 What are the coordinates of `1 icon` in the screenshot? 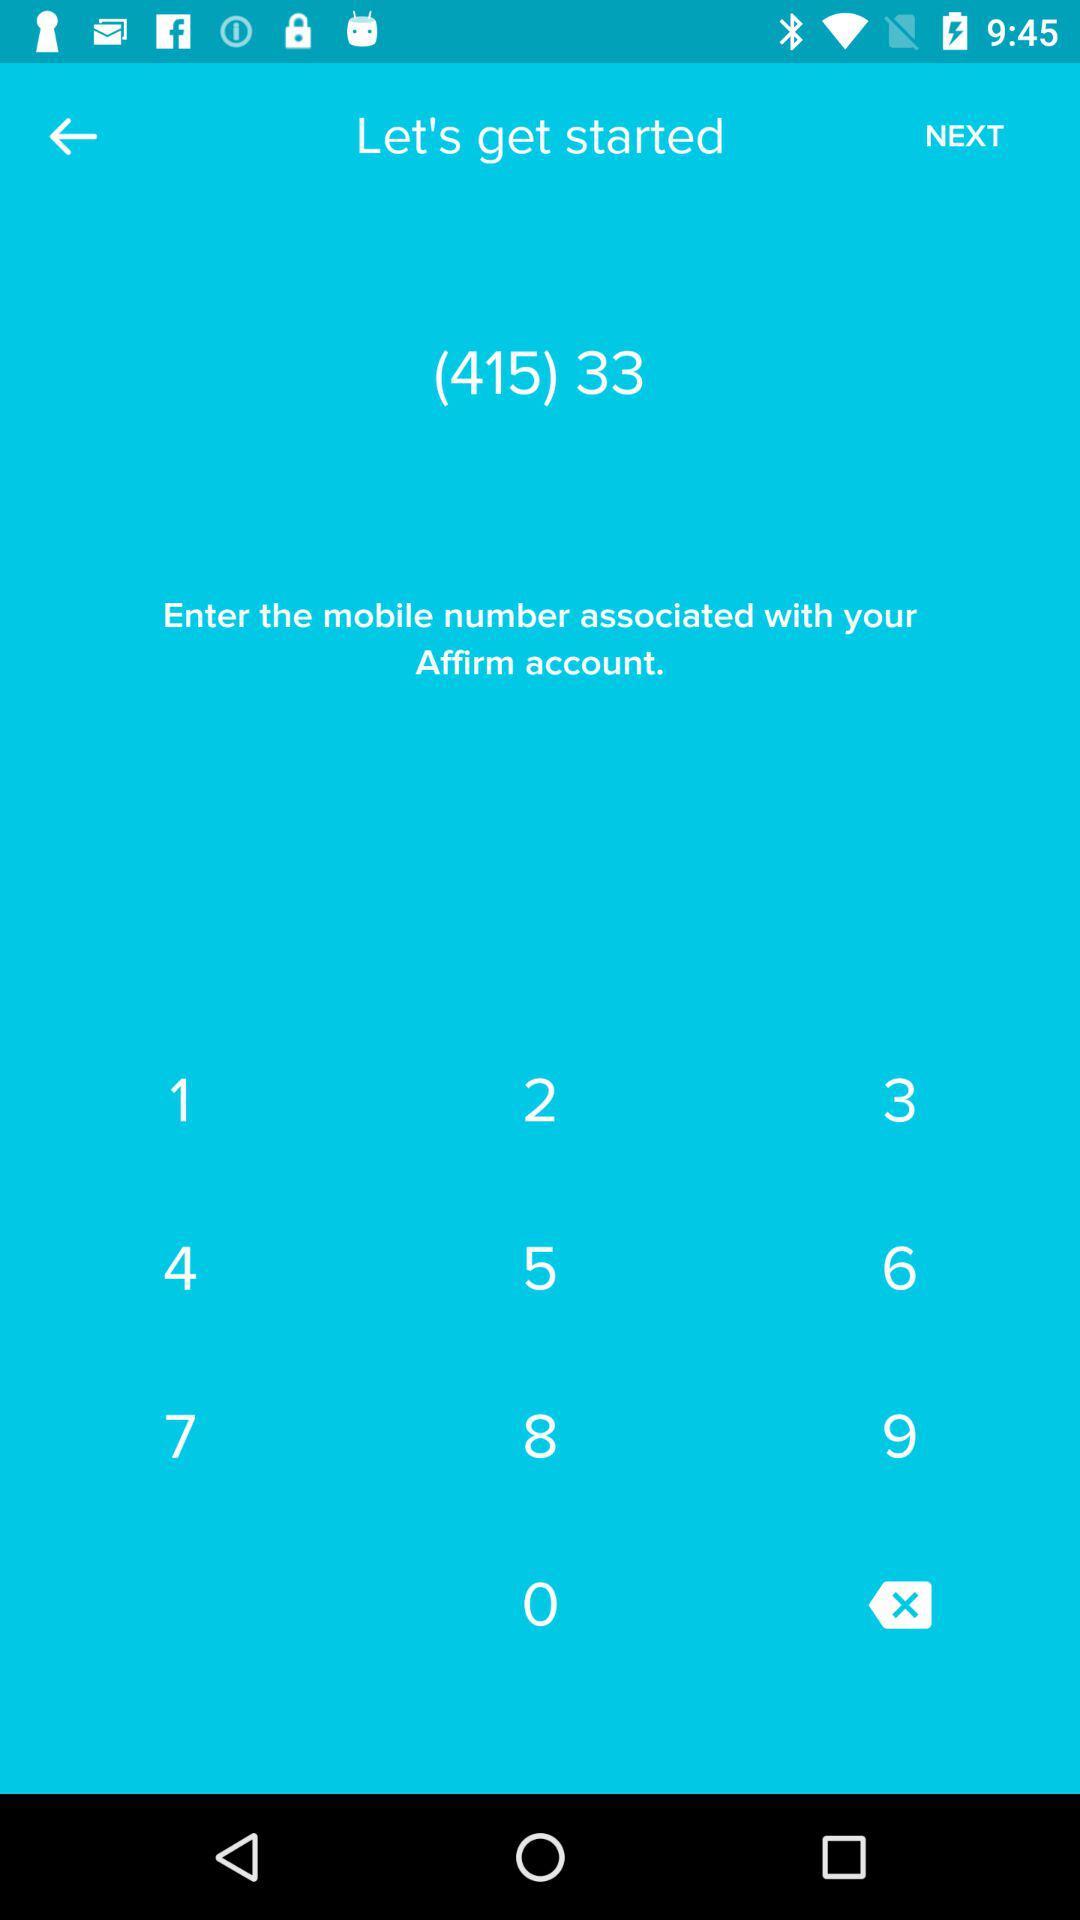 It's located at (180, 1099).